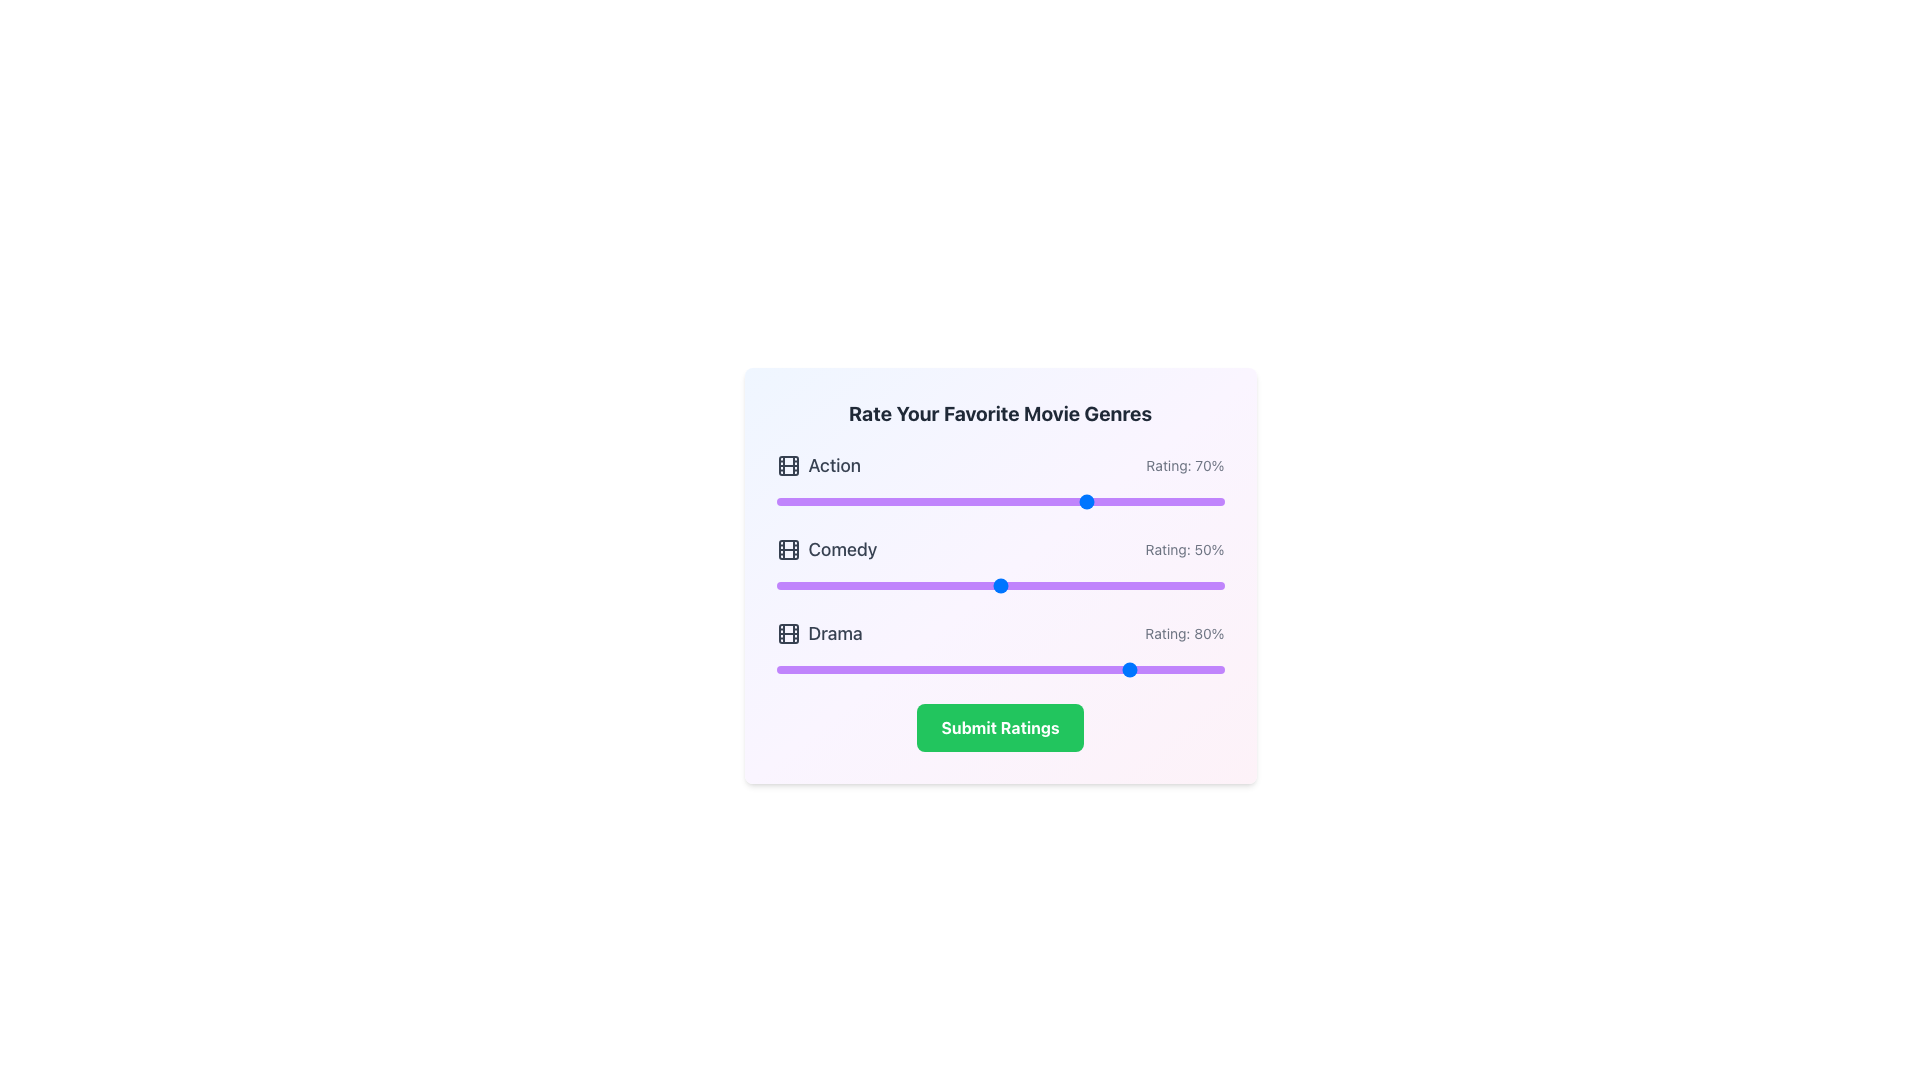 The width and height of the screenshot is (1920, 1080). Describe the element at coordinates (787, 466) in the screenshot. I see `the film reel icon, which is dark gray and located to the left of the 'Action' text label in the vertical list of movie genres` at that location.